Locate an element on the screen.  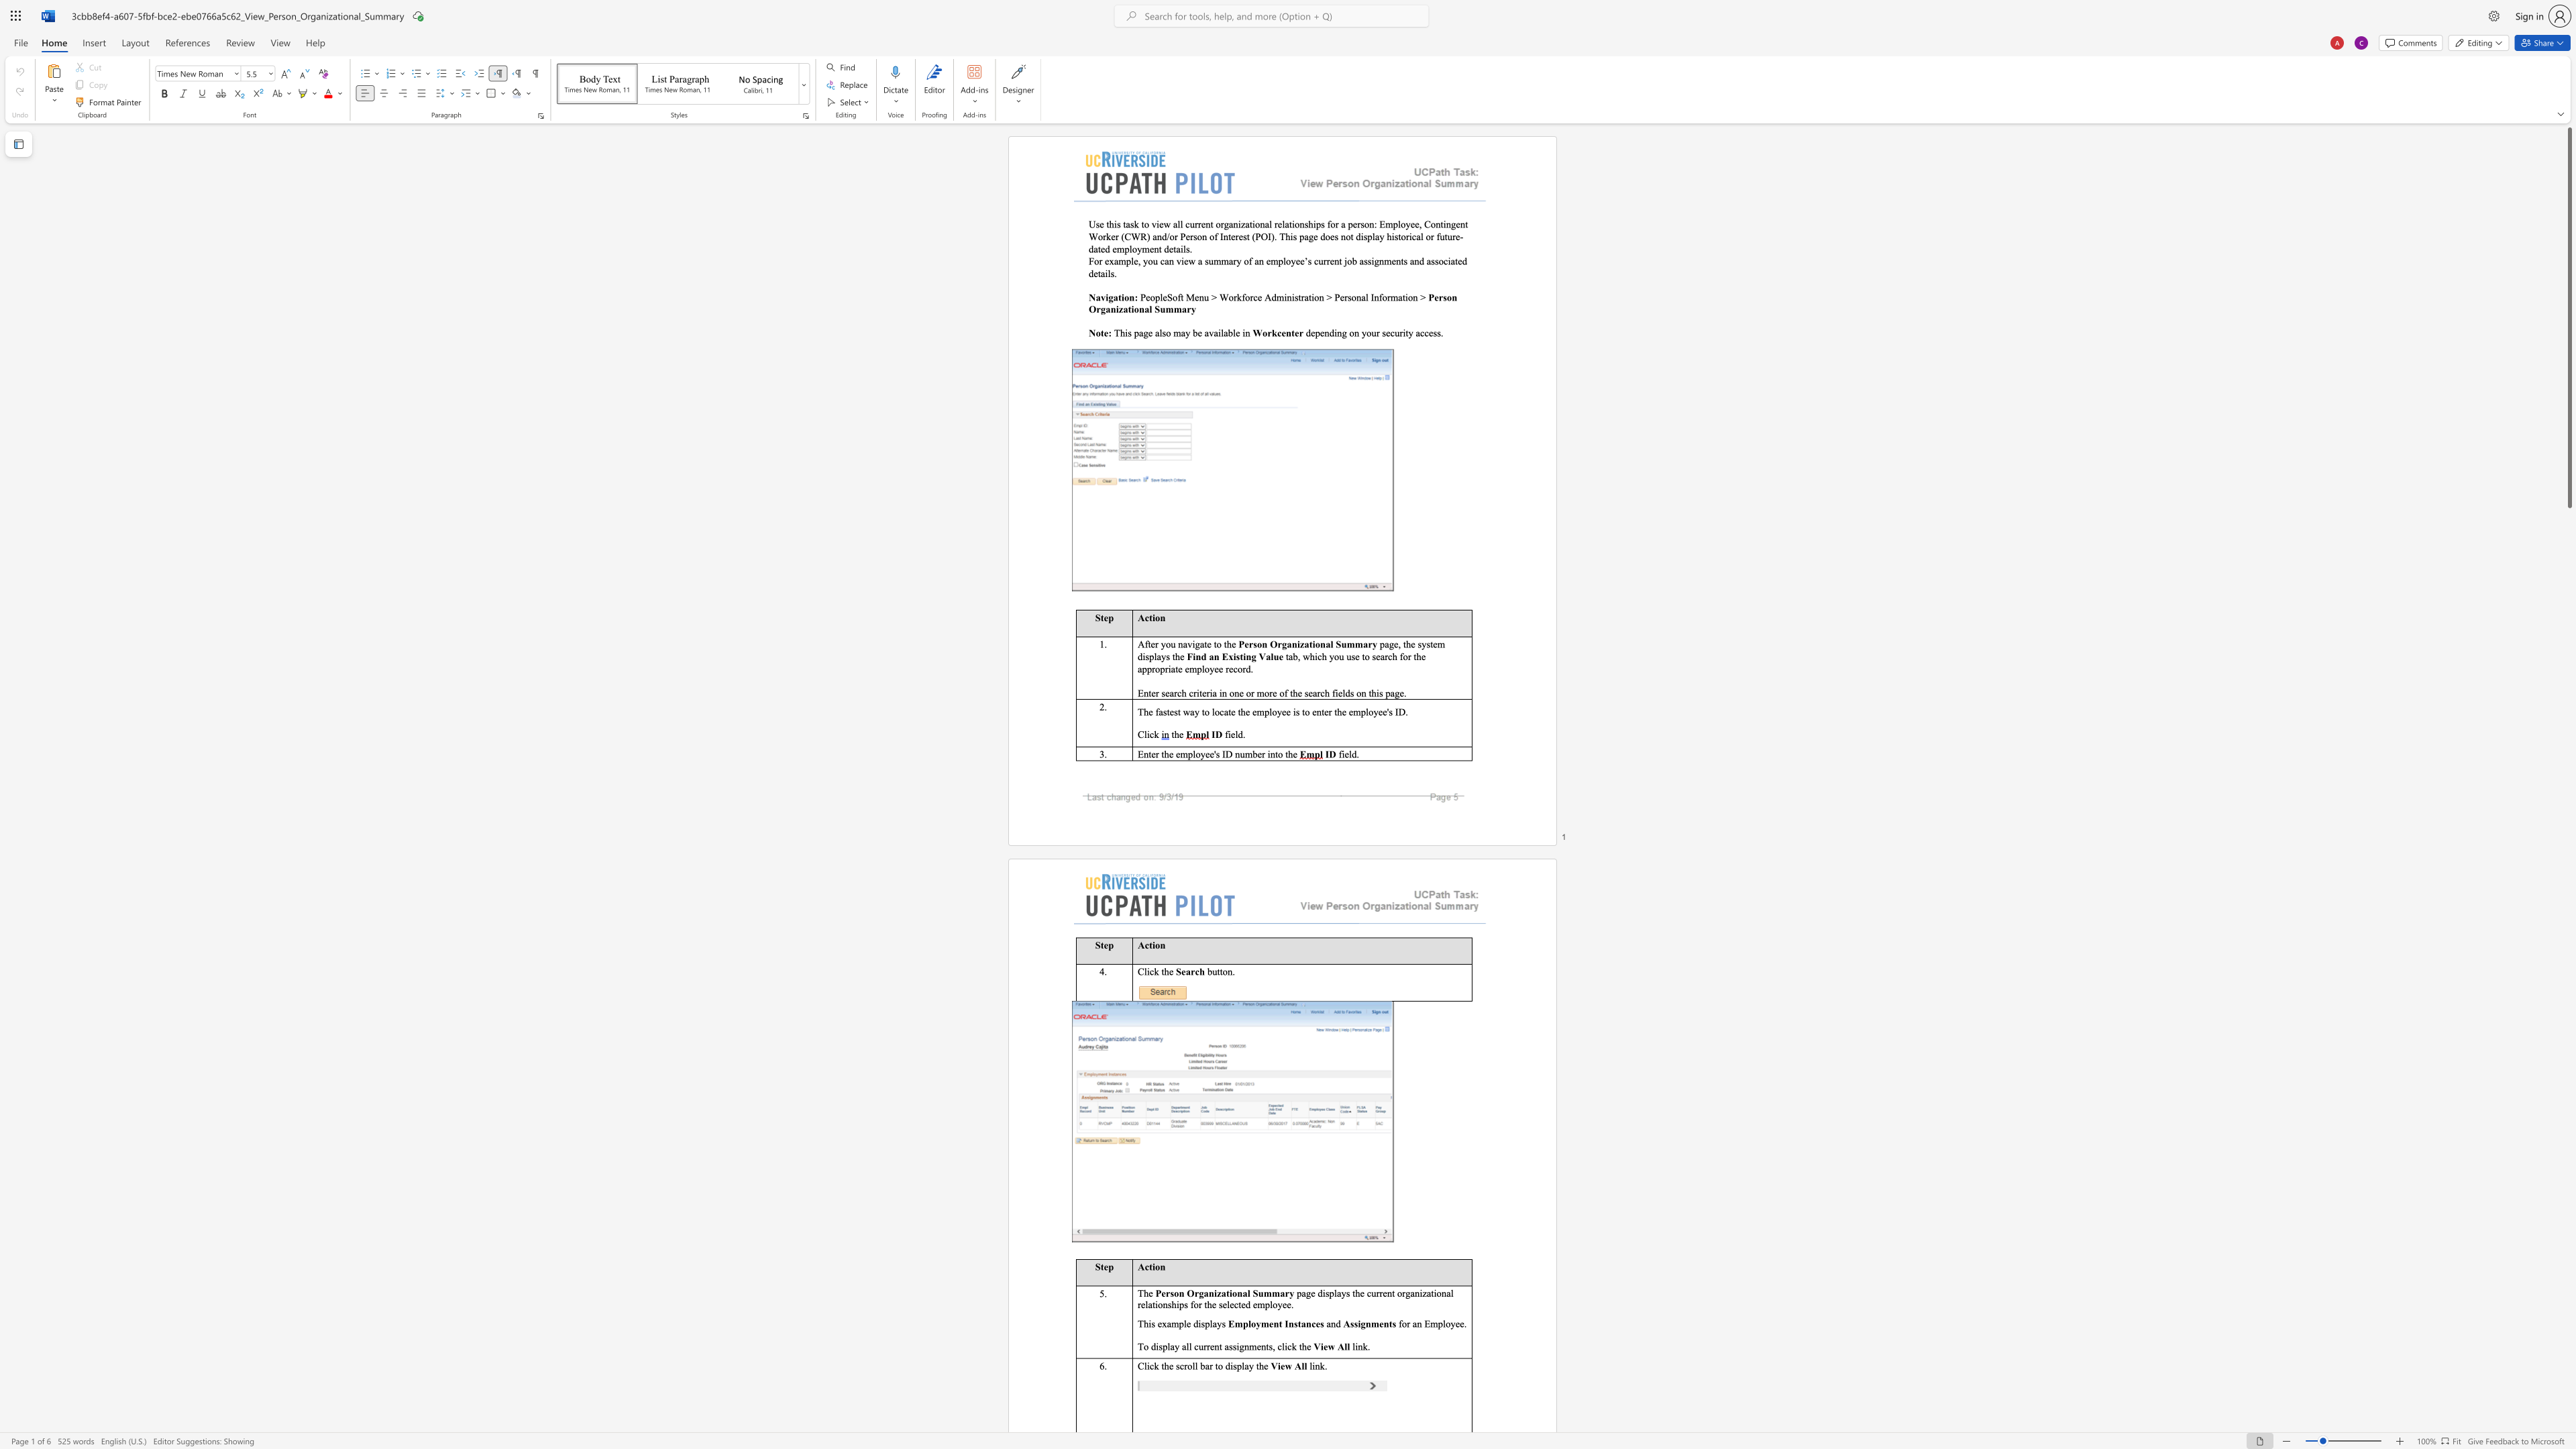
the subset text "'s I" within the text "the employee is to enter the employee" is located at coordinates (1385, 711).